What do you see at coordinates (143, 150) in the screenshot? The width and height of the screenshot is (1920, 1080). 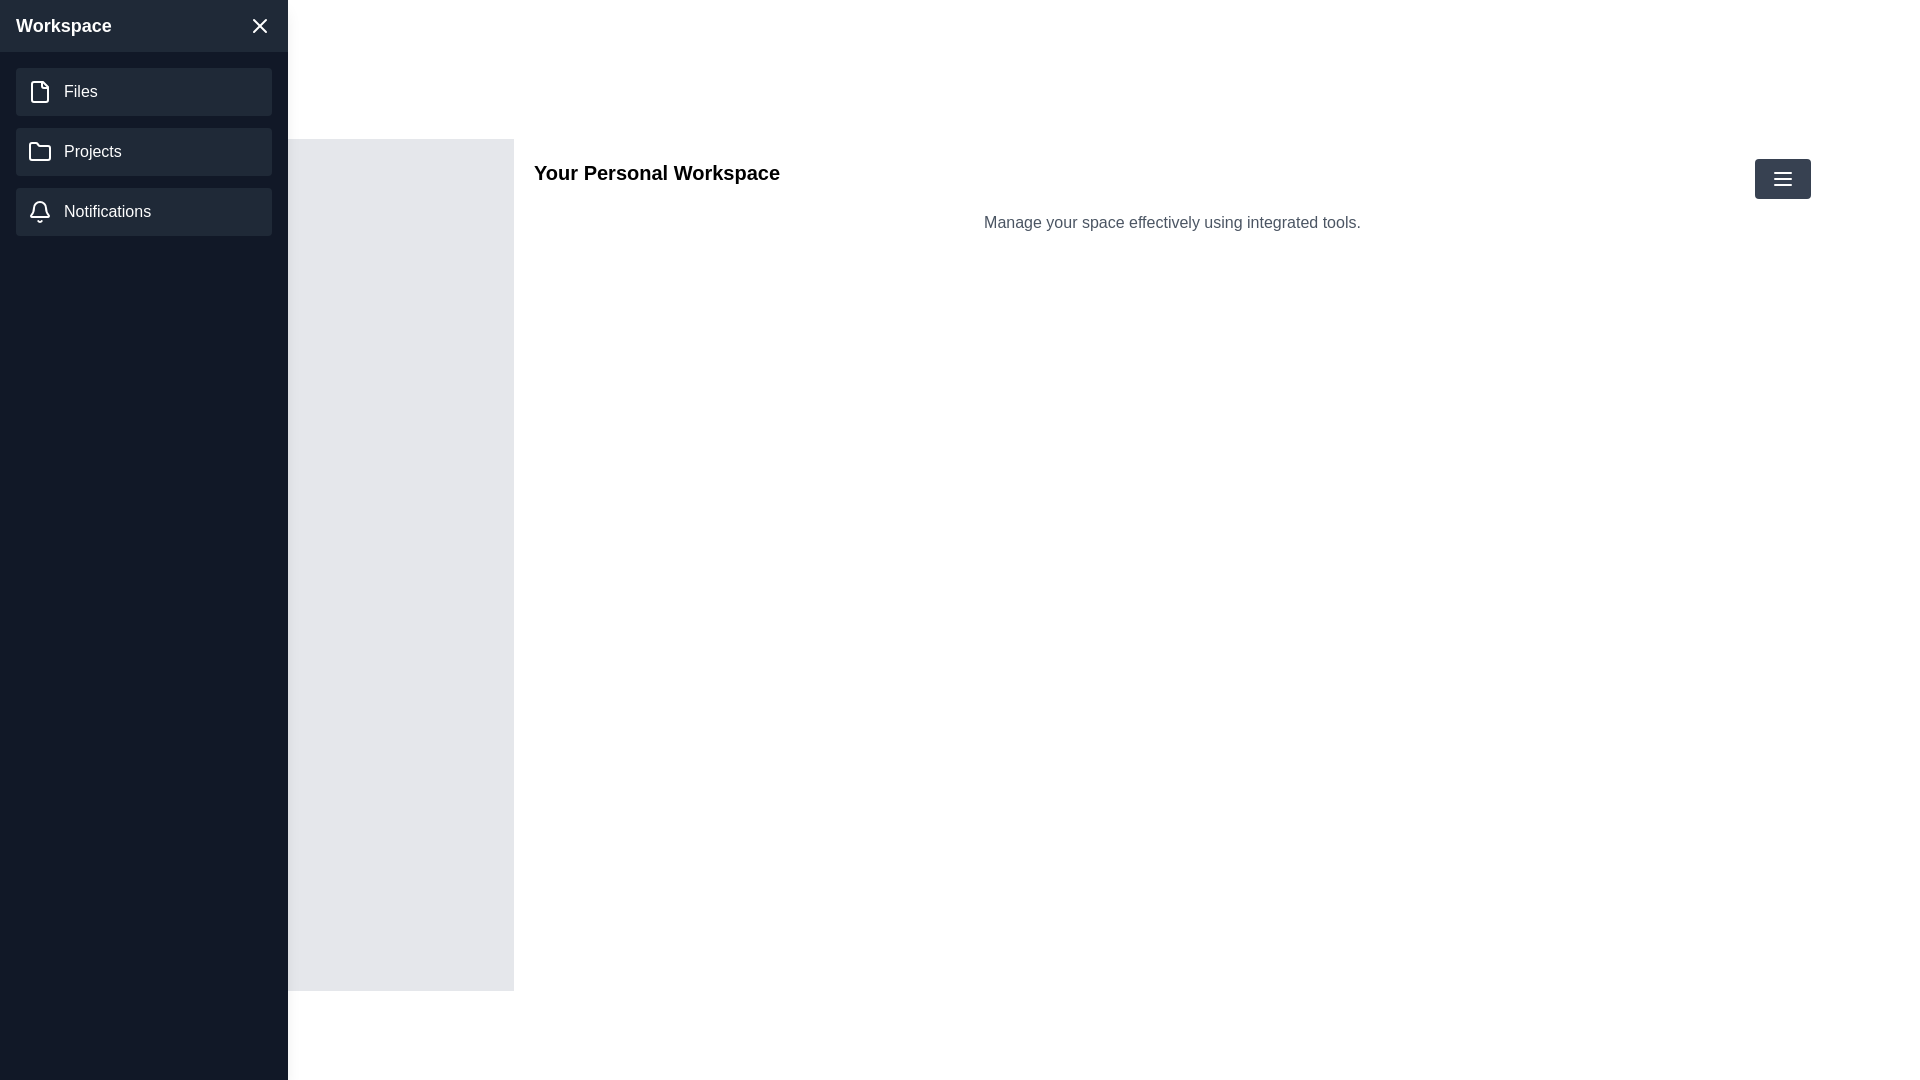 I see `the navigation menu item Projects` at bounding box center [143, 150].